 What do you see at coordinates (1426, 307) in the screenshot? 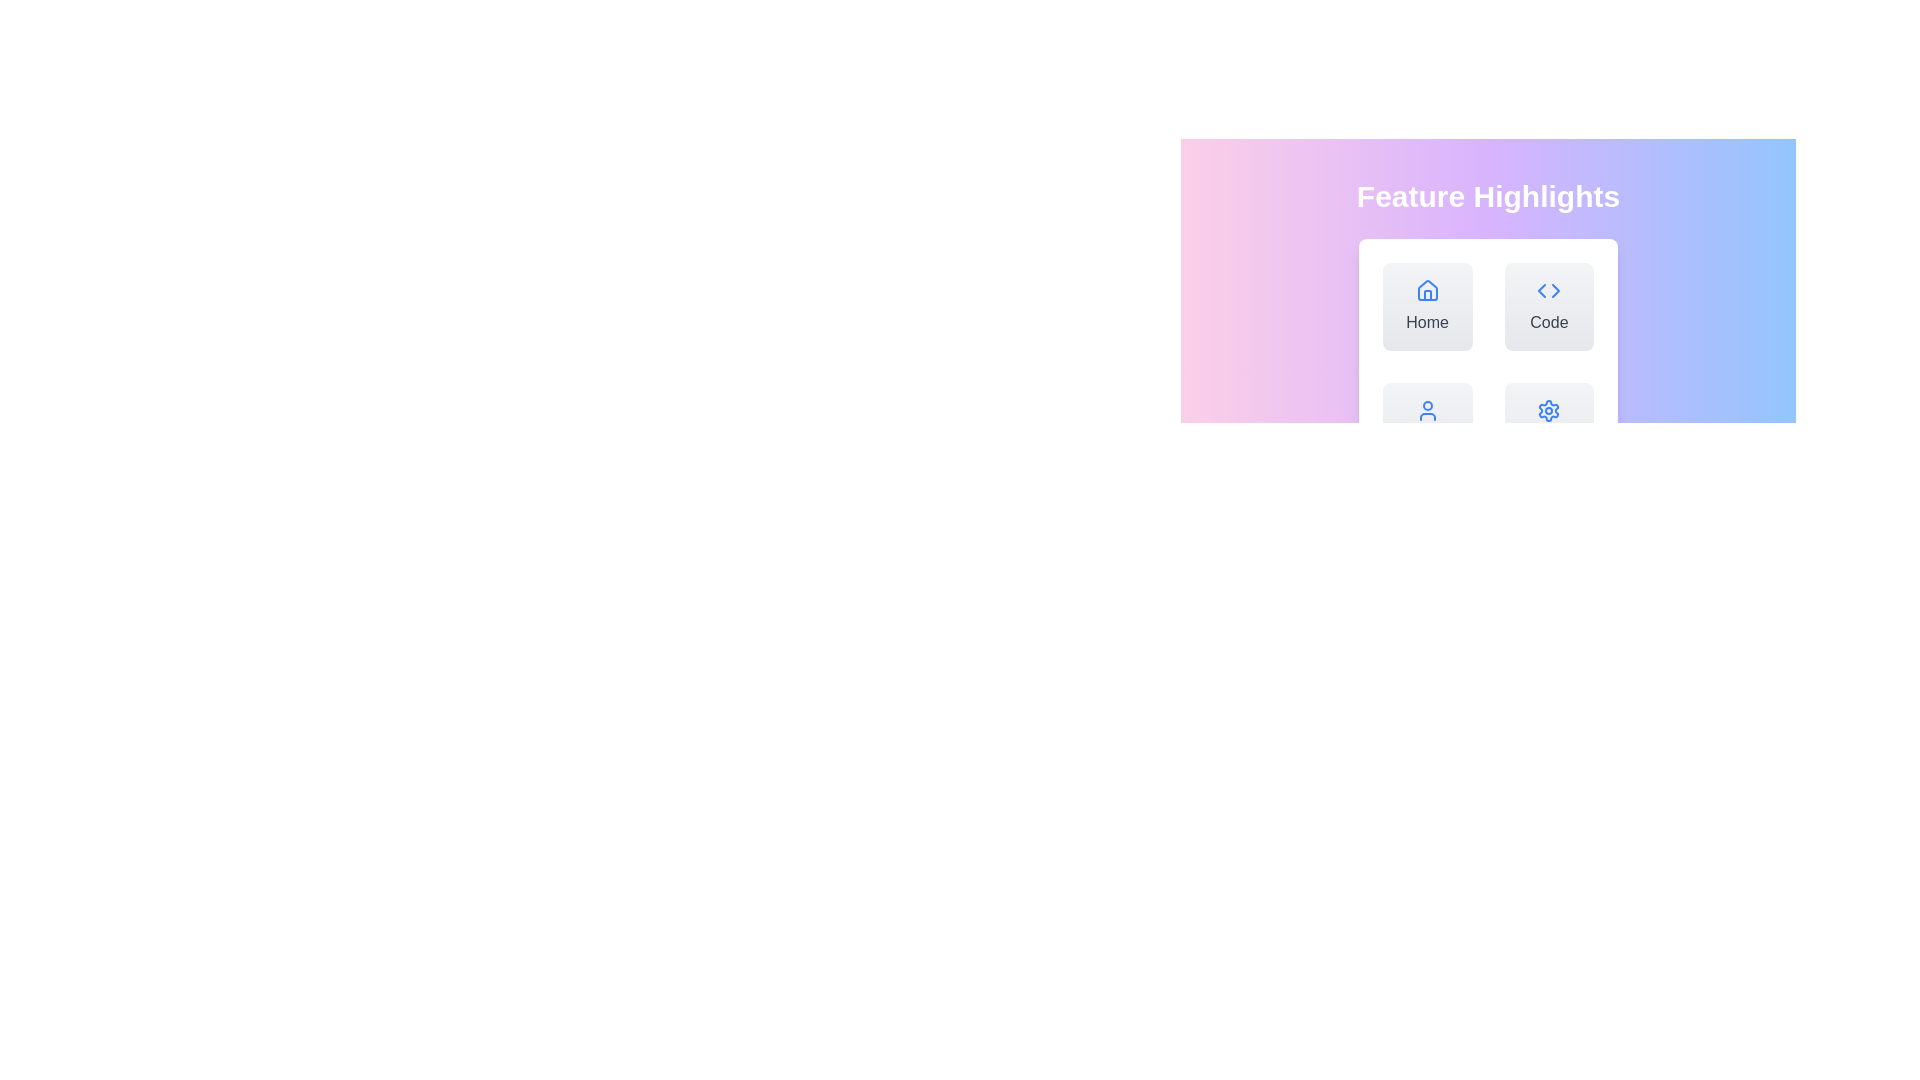
I see `the 'Home' navigation button located in the top-left corner of the interactive grid` at bounding box center [1426, 307].